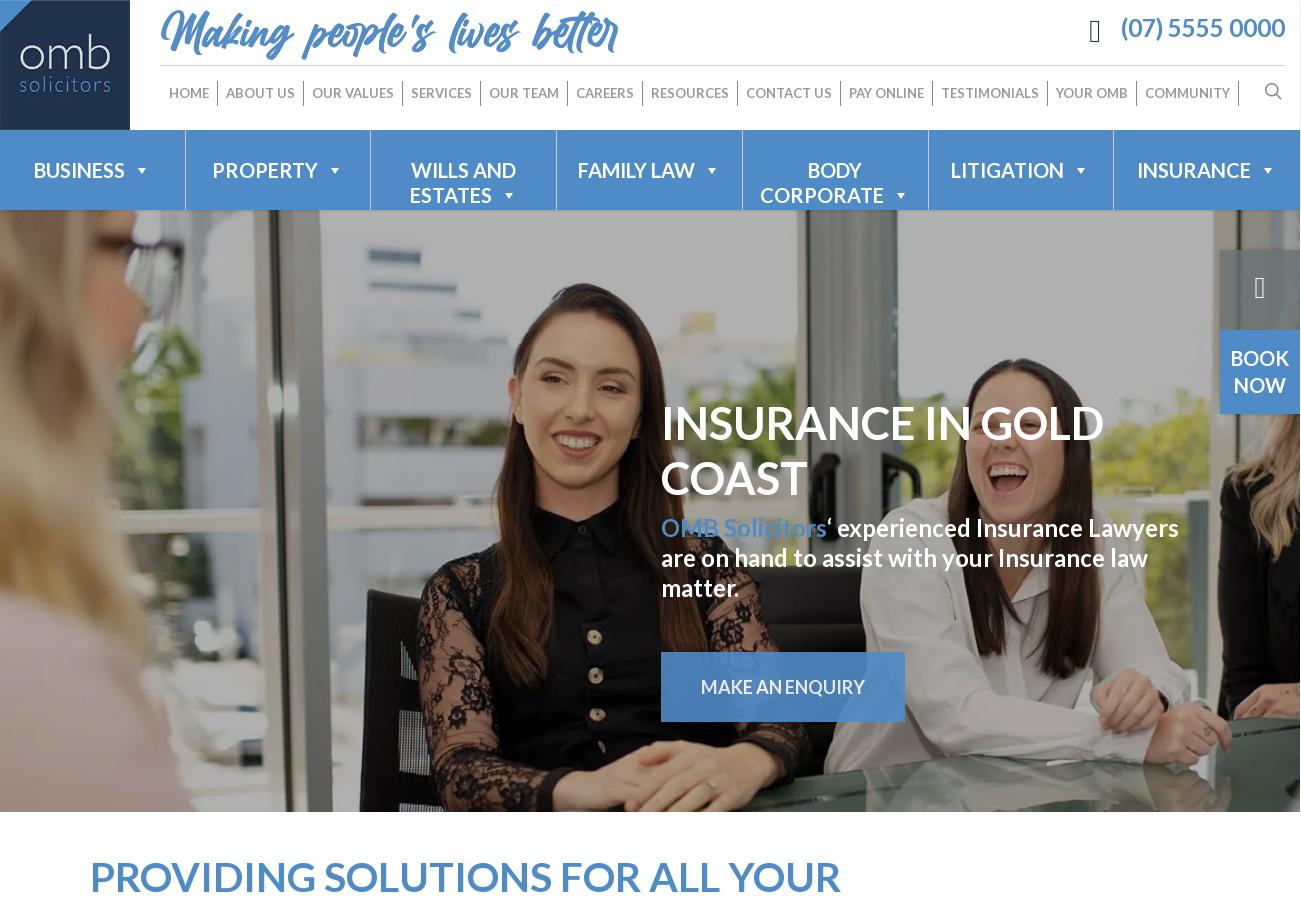 This screenshot has height=898, width=1301. What do you see at coordinates (663, 317) in the screenshot?
I see `'Estate Planning'` at bounding box center [663, 317].